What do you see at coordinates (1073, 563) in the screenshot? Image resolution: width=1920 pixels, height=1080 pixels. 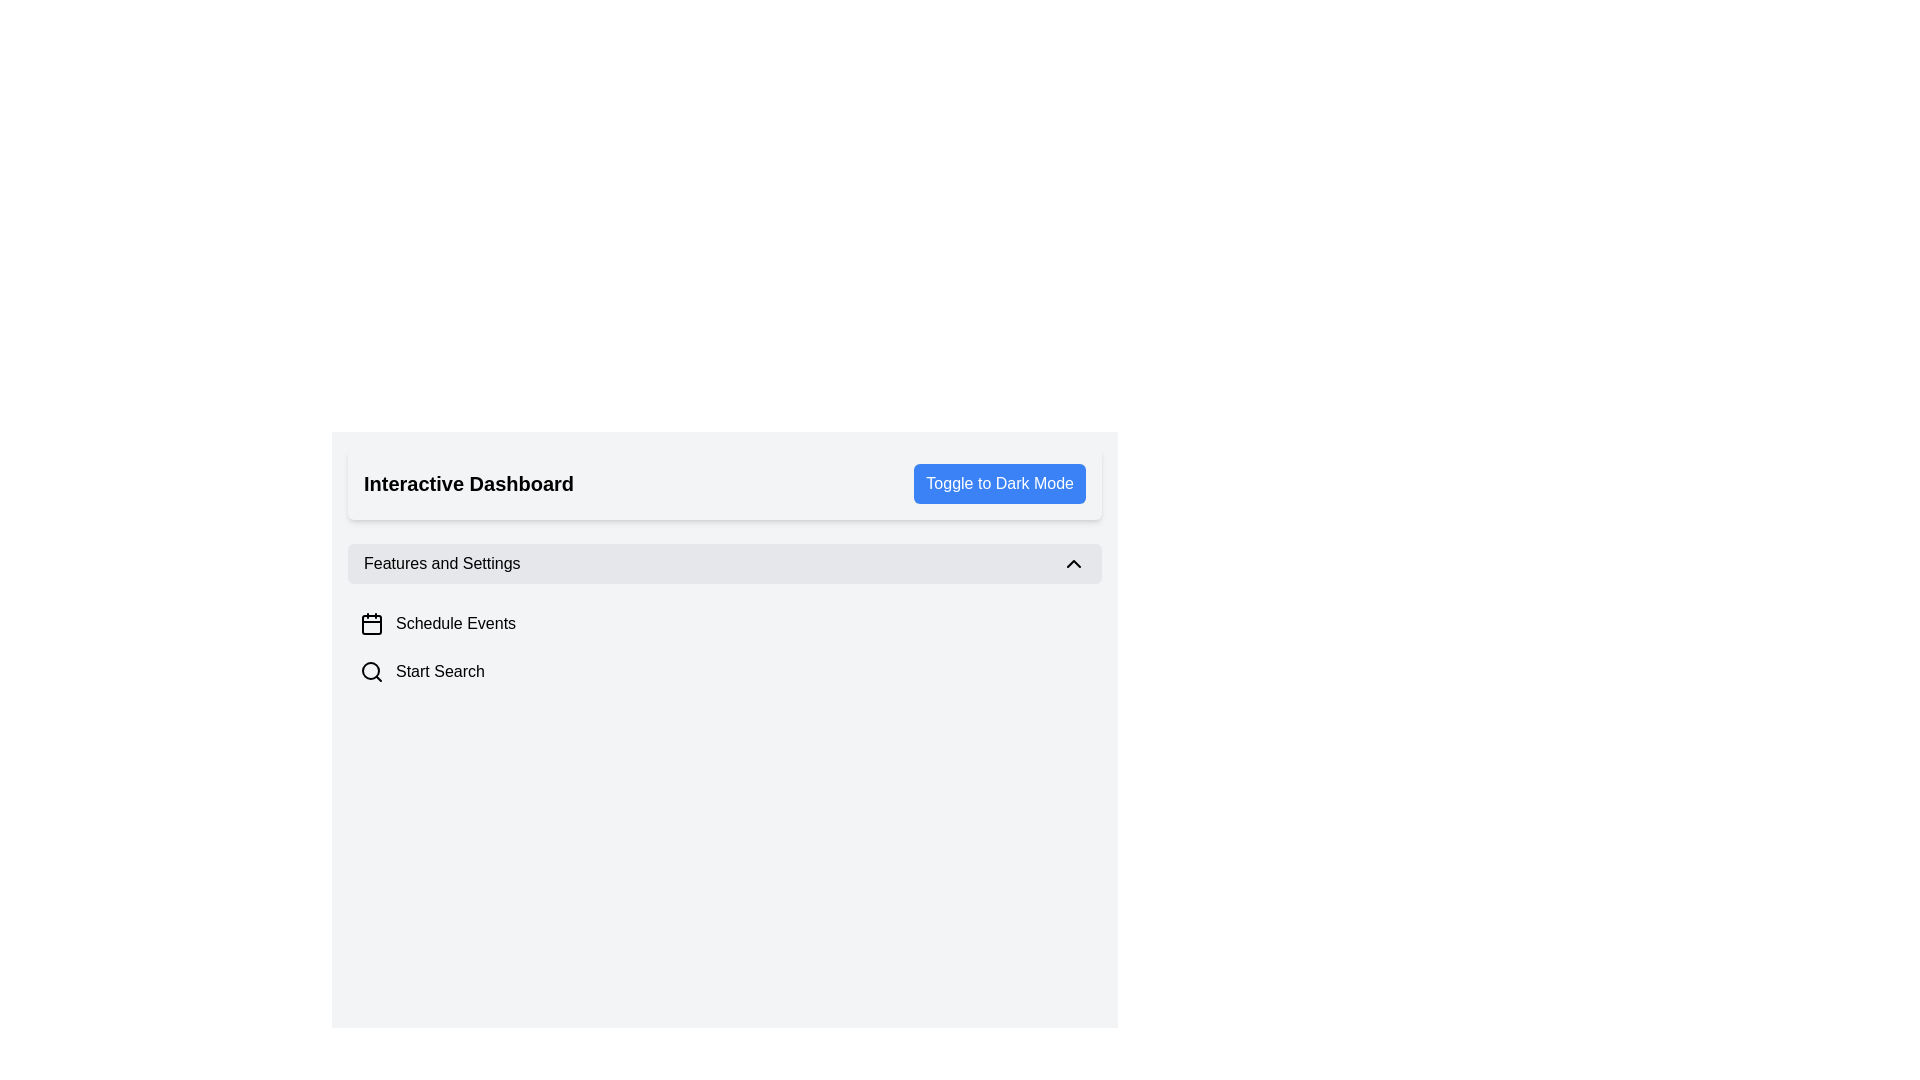 I see `the expandable/collapsible icon located at the far right of the 'Features and Settings' header section` at bounding box center [1073, 563].